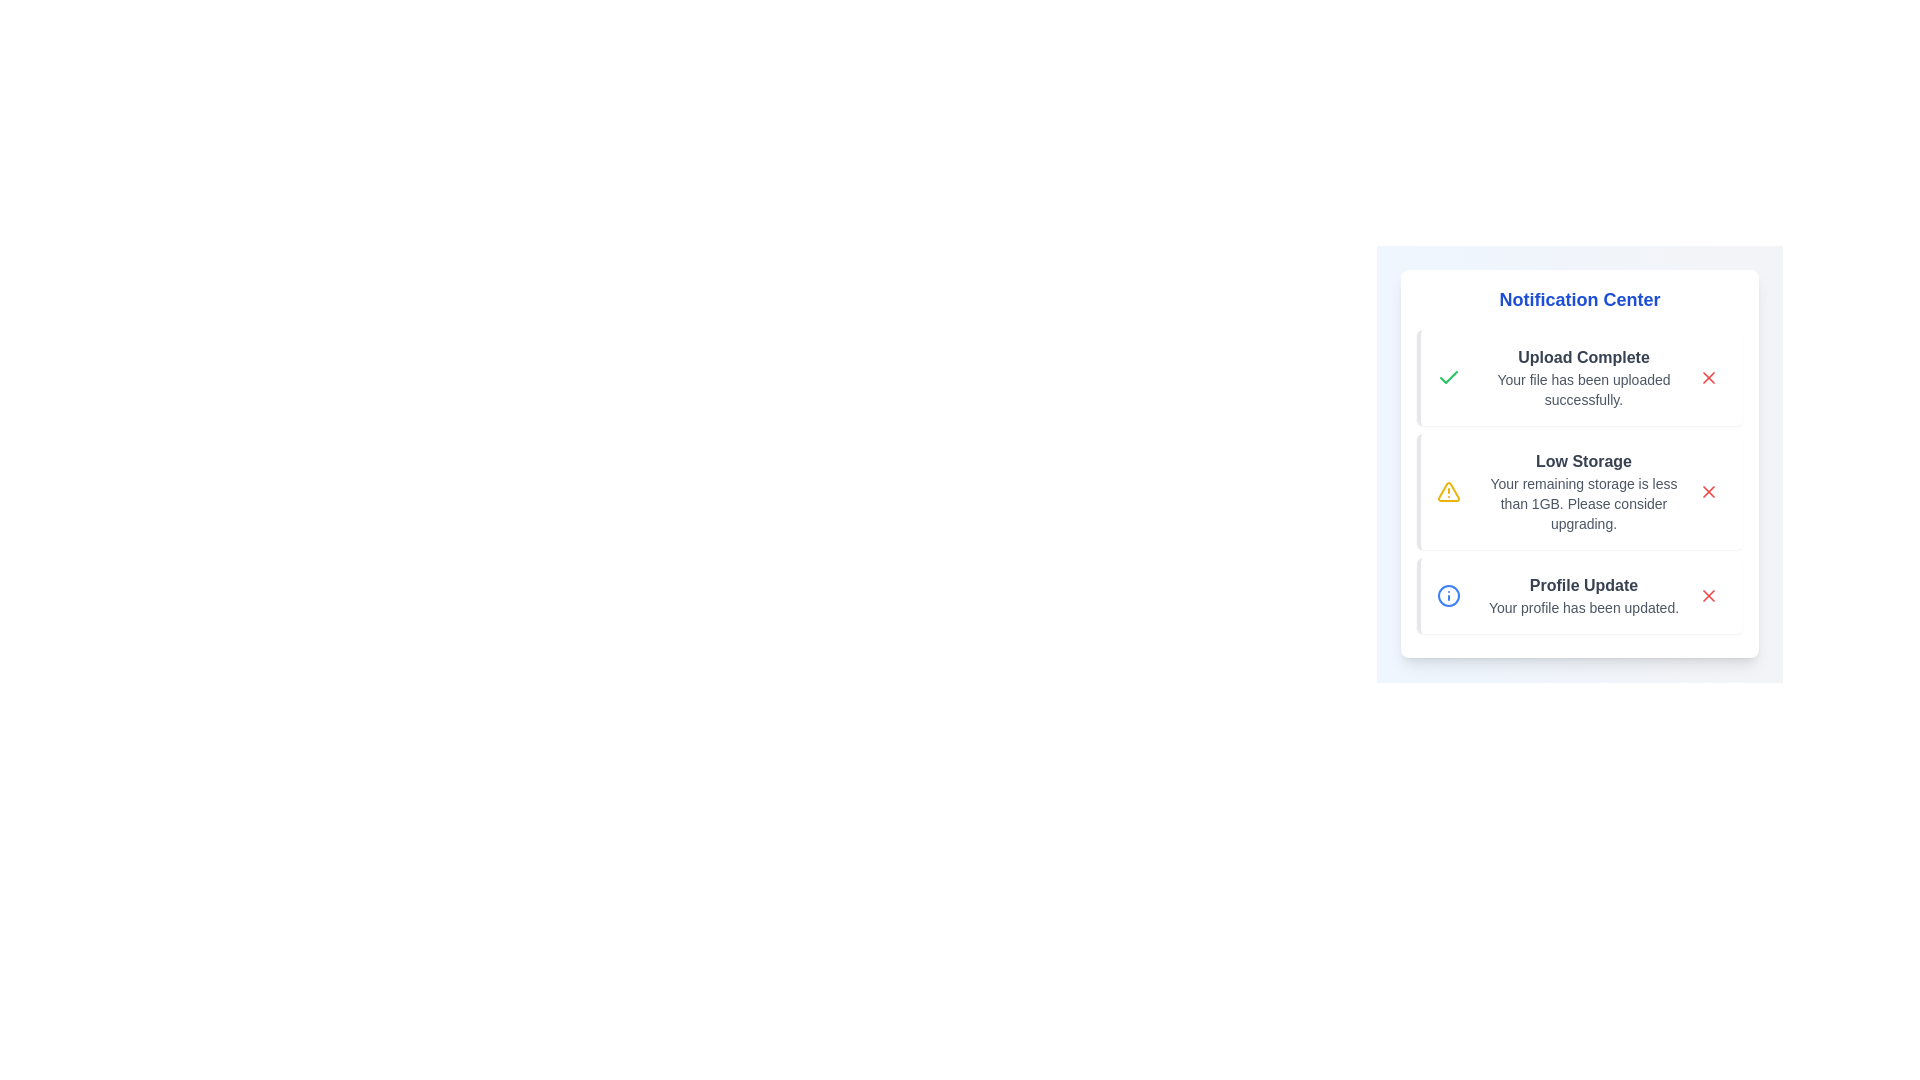 This screenshot has height=1080, width=1920. Describe the element at coordinates (1583, 492) in the screenshot. I see `the message in the 'Low Storage' text block, which indicates that the remaining storage is less than 1GB, for decision-making` at that location.